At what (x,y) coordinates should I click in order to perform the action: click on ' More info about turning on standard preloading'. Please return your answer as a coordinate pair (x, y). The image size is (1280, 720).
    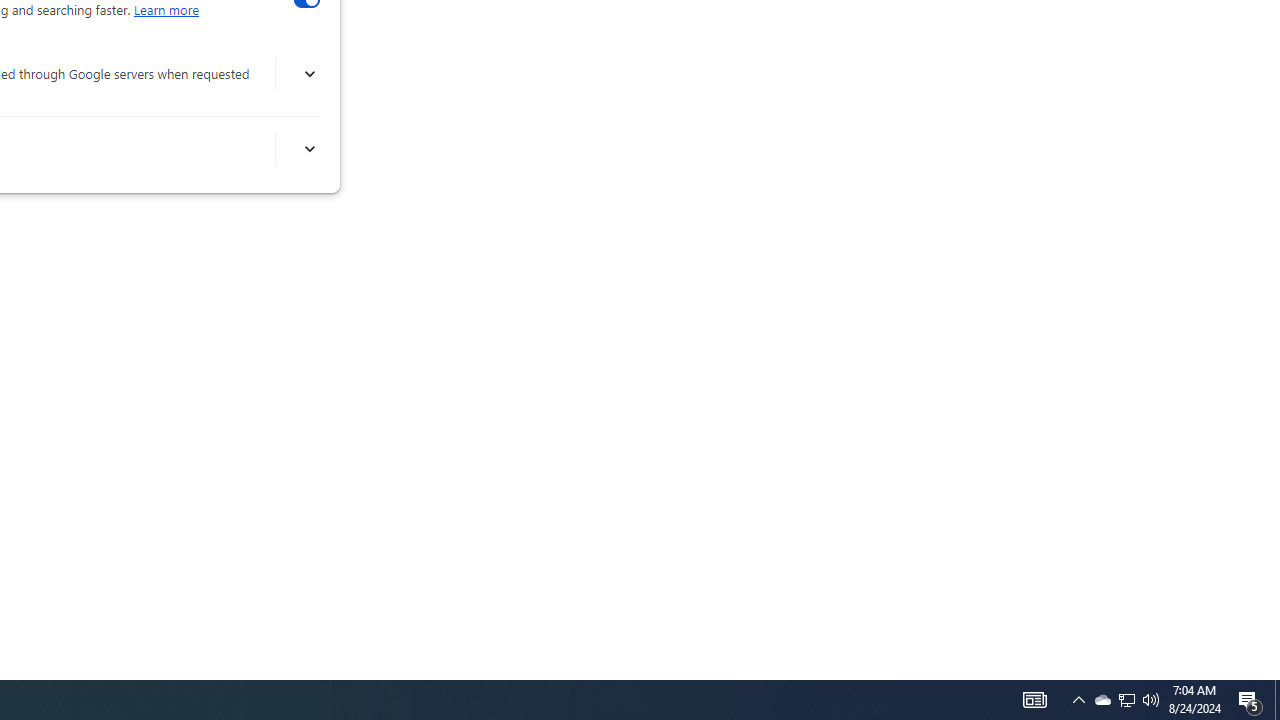
    Looking at the image, I should click on (308, 148).